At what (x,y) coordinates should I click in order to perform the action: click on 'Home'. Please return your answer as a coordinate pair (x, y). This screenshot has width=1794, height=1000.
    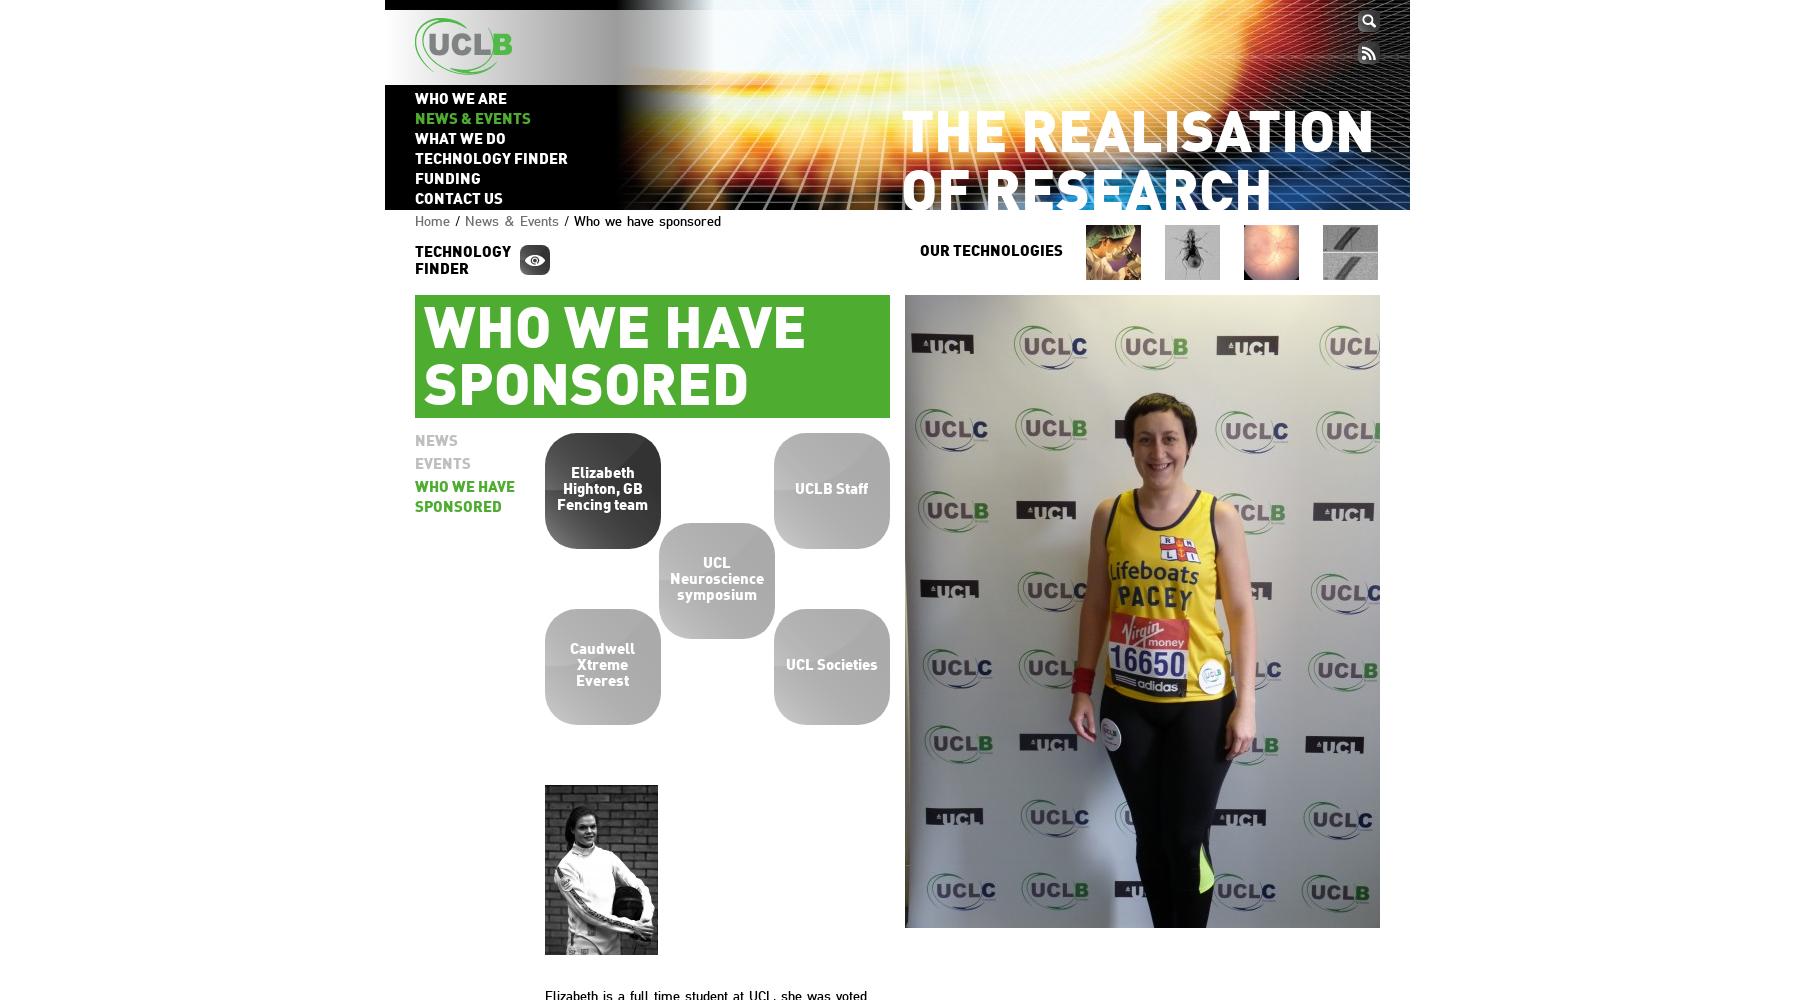
    Looking at the image, I should click on (430, 219).